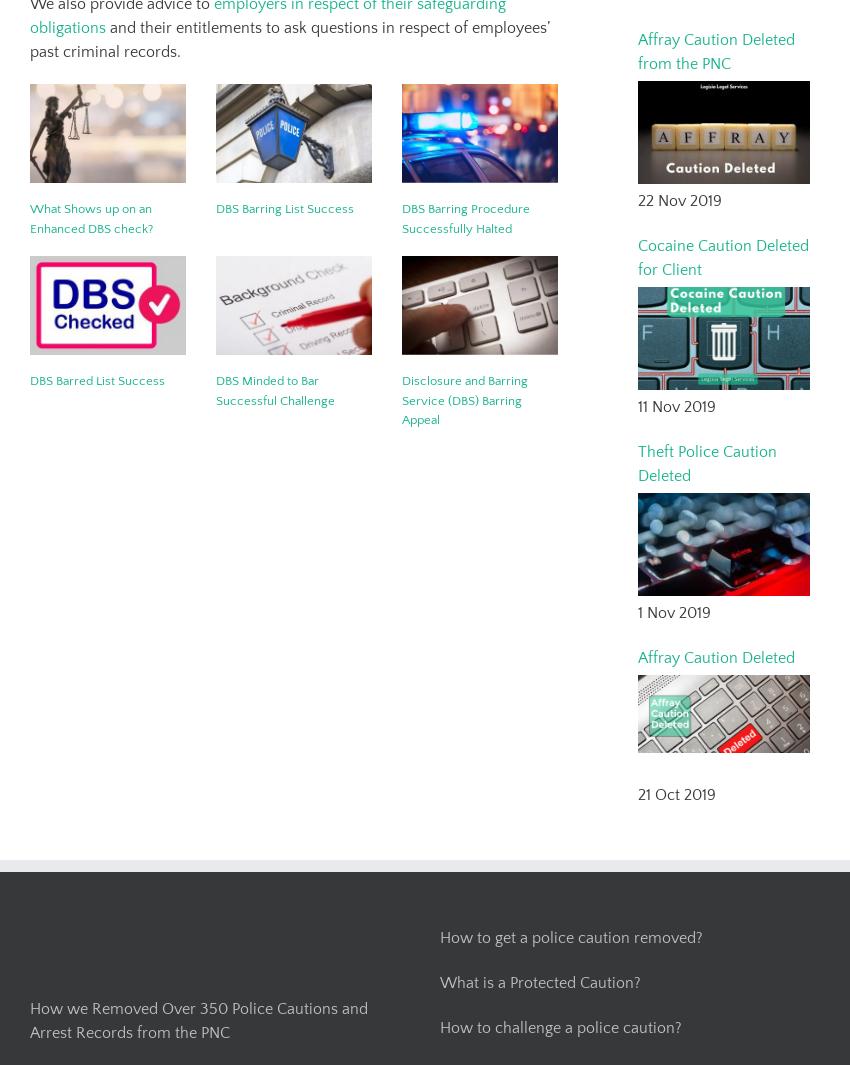 The image size is (850, 1065). I want to click on 'Cocaine Caution Deleted for Client', so click(722, 255).